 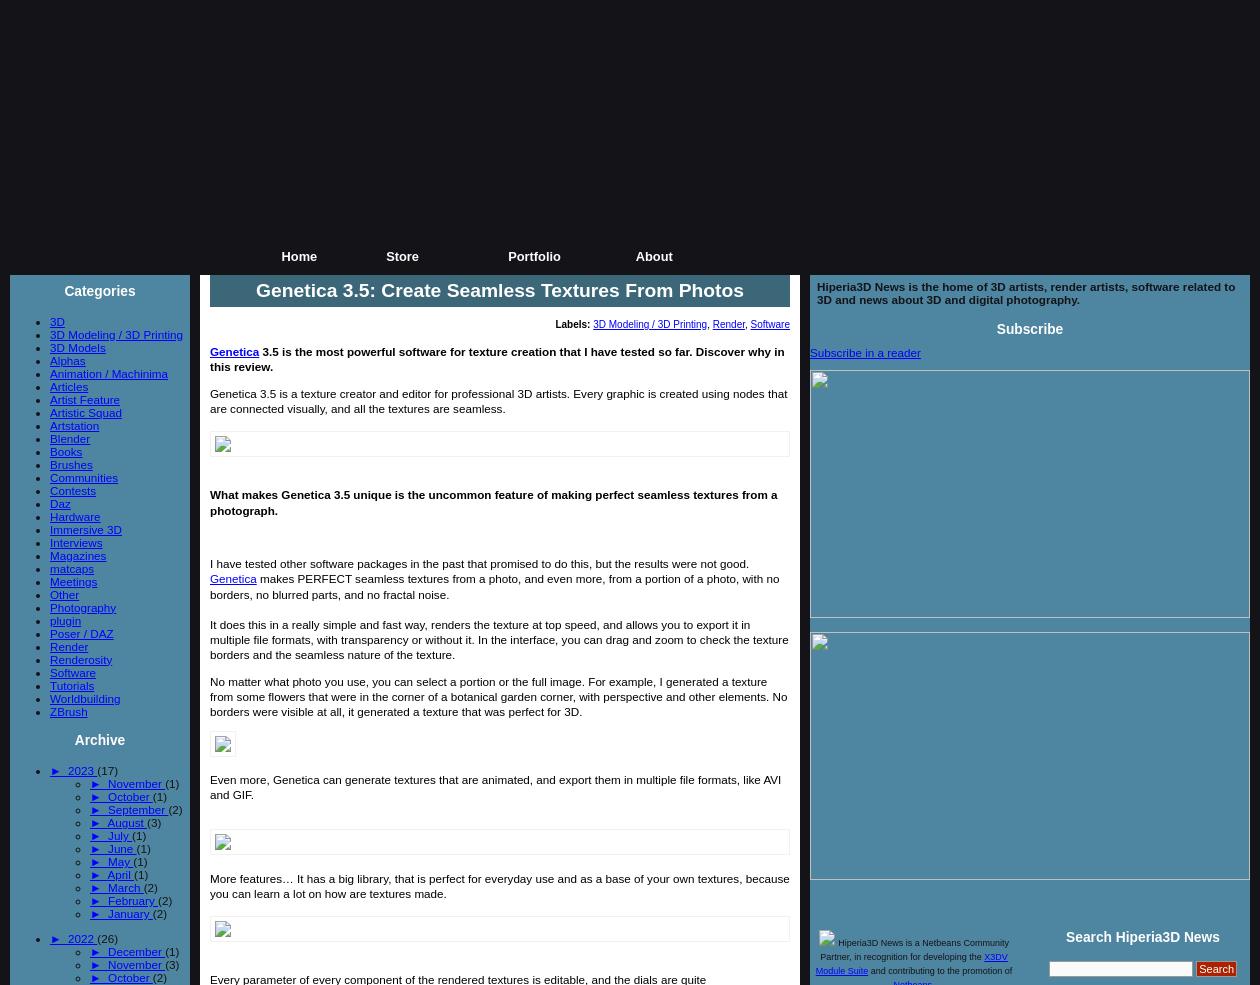 I want to click on '3.5 is the most powerful software for texture creation that I have tested so far. Discover why in this review.', so click(x=496, y=358).